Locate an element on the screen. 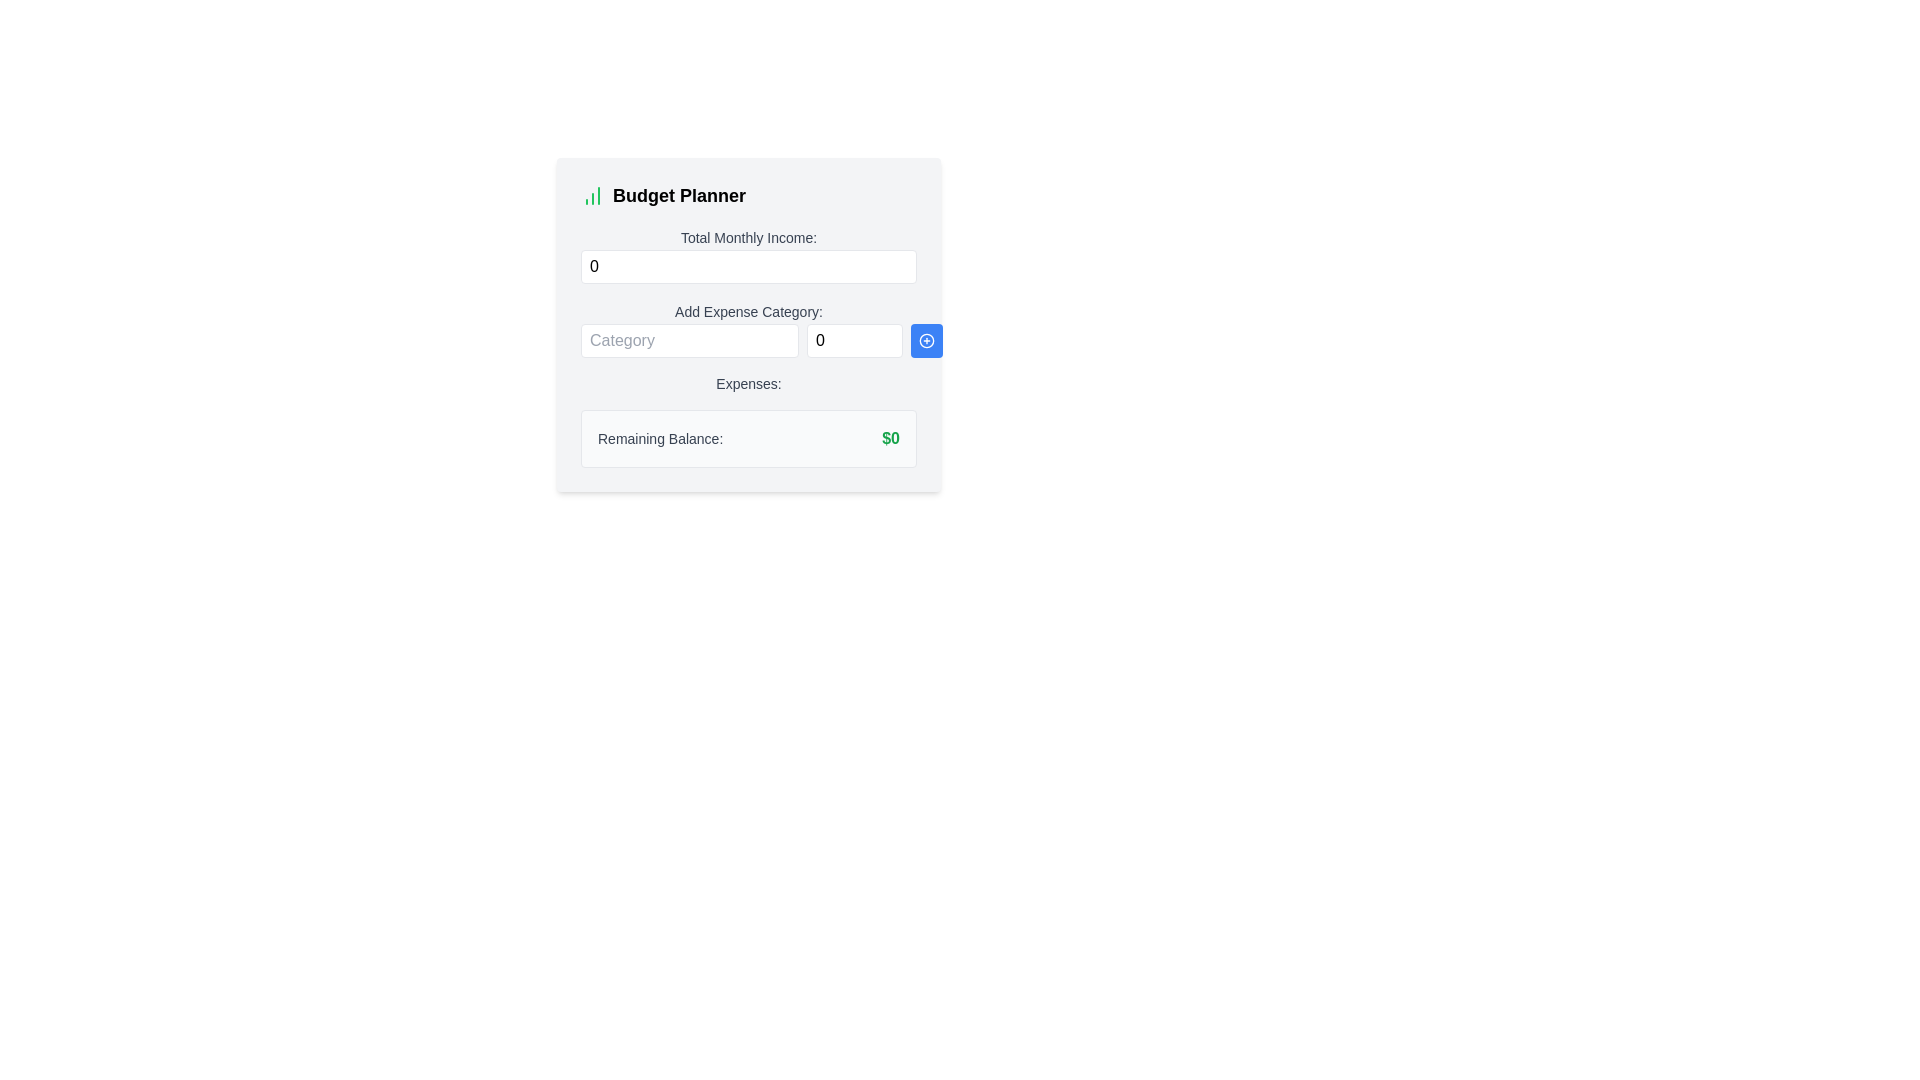 The height and width of the screenshot is (1080, 1920). the decorative icon located at the top left corner of the 'Budget Planner' section, adjacent to the 'Budget Planner' text is located at coordinates (592, 196).